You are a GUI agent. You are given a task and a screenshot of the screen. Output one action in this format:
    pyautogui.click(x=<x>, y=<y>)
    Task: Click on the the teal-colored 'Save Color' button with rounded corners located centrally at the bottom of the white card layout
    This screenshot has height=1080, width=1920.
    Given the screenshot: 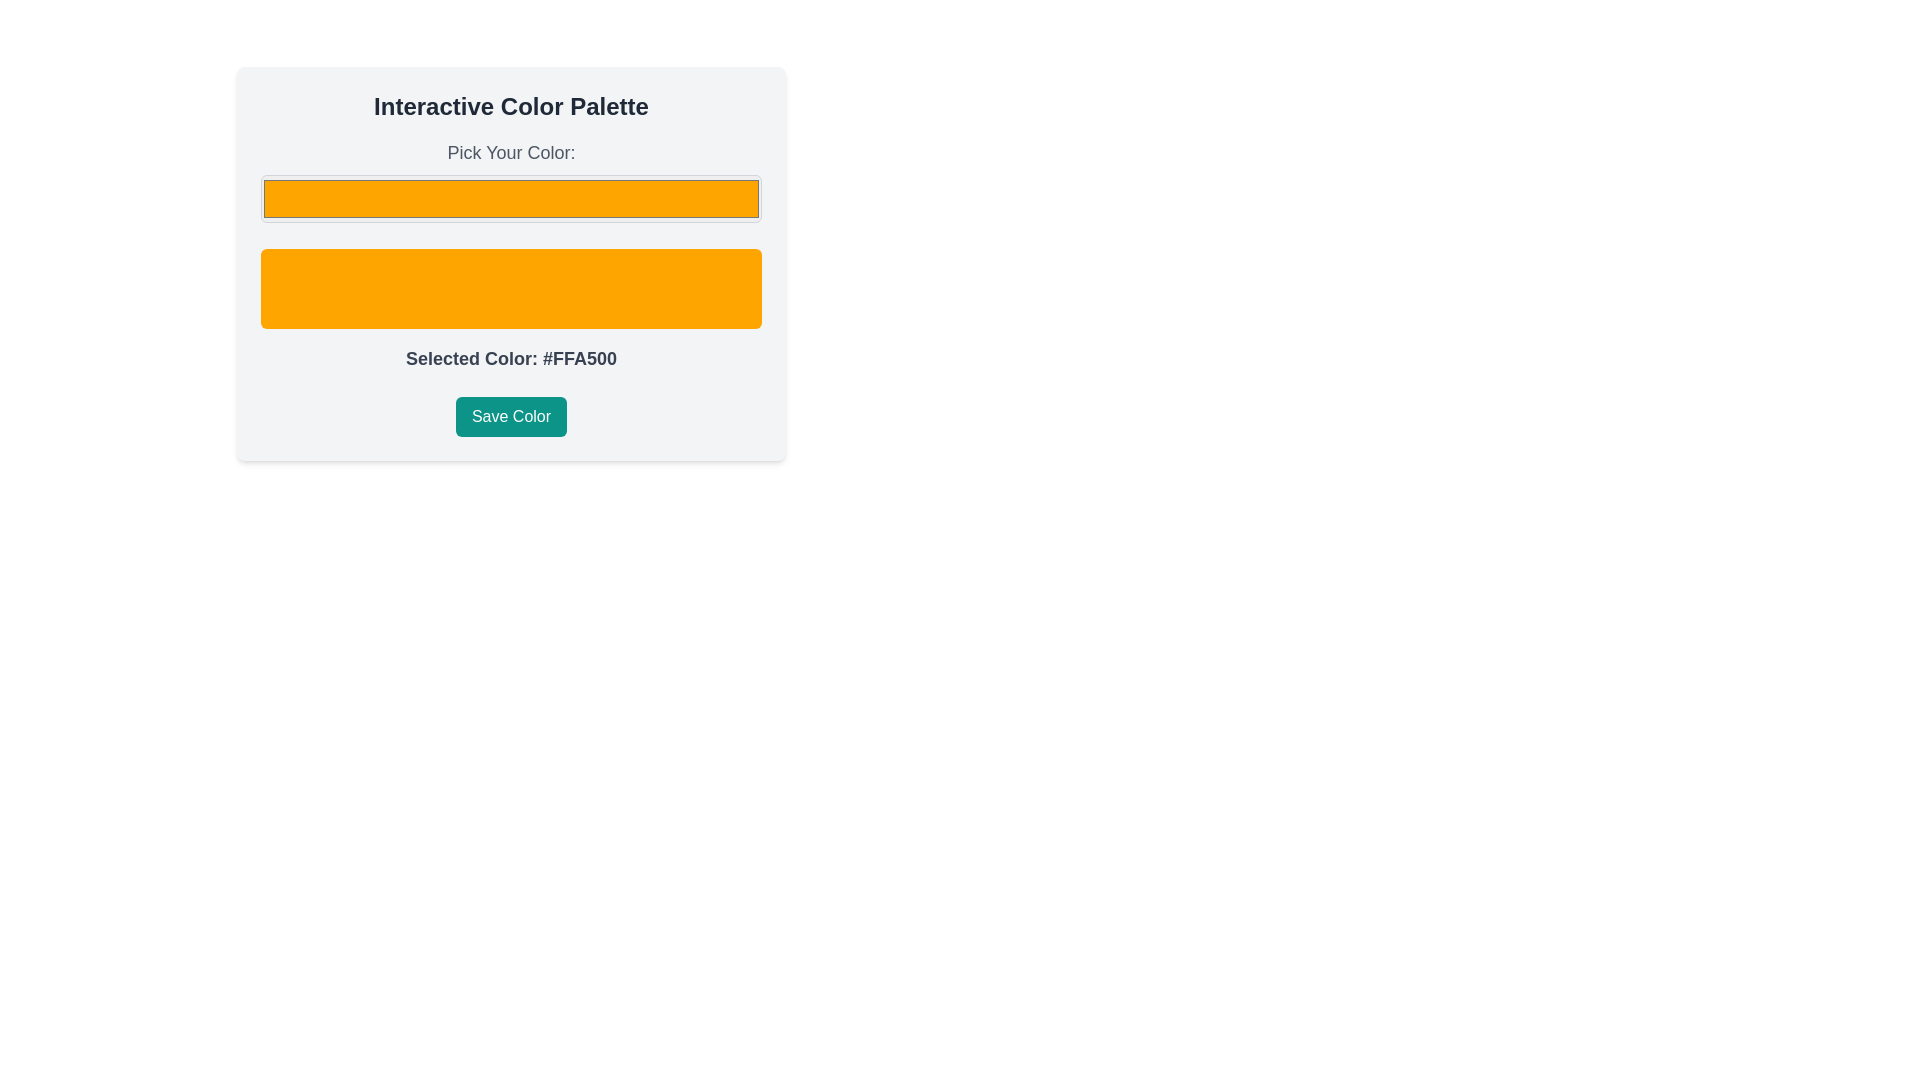 What is the action you would take?
    pyautogui.click(x=511, y=415)
    